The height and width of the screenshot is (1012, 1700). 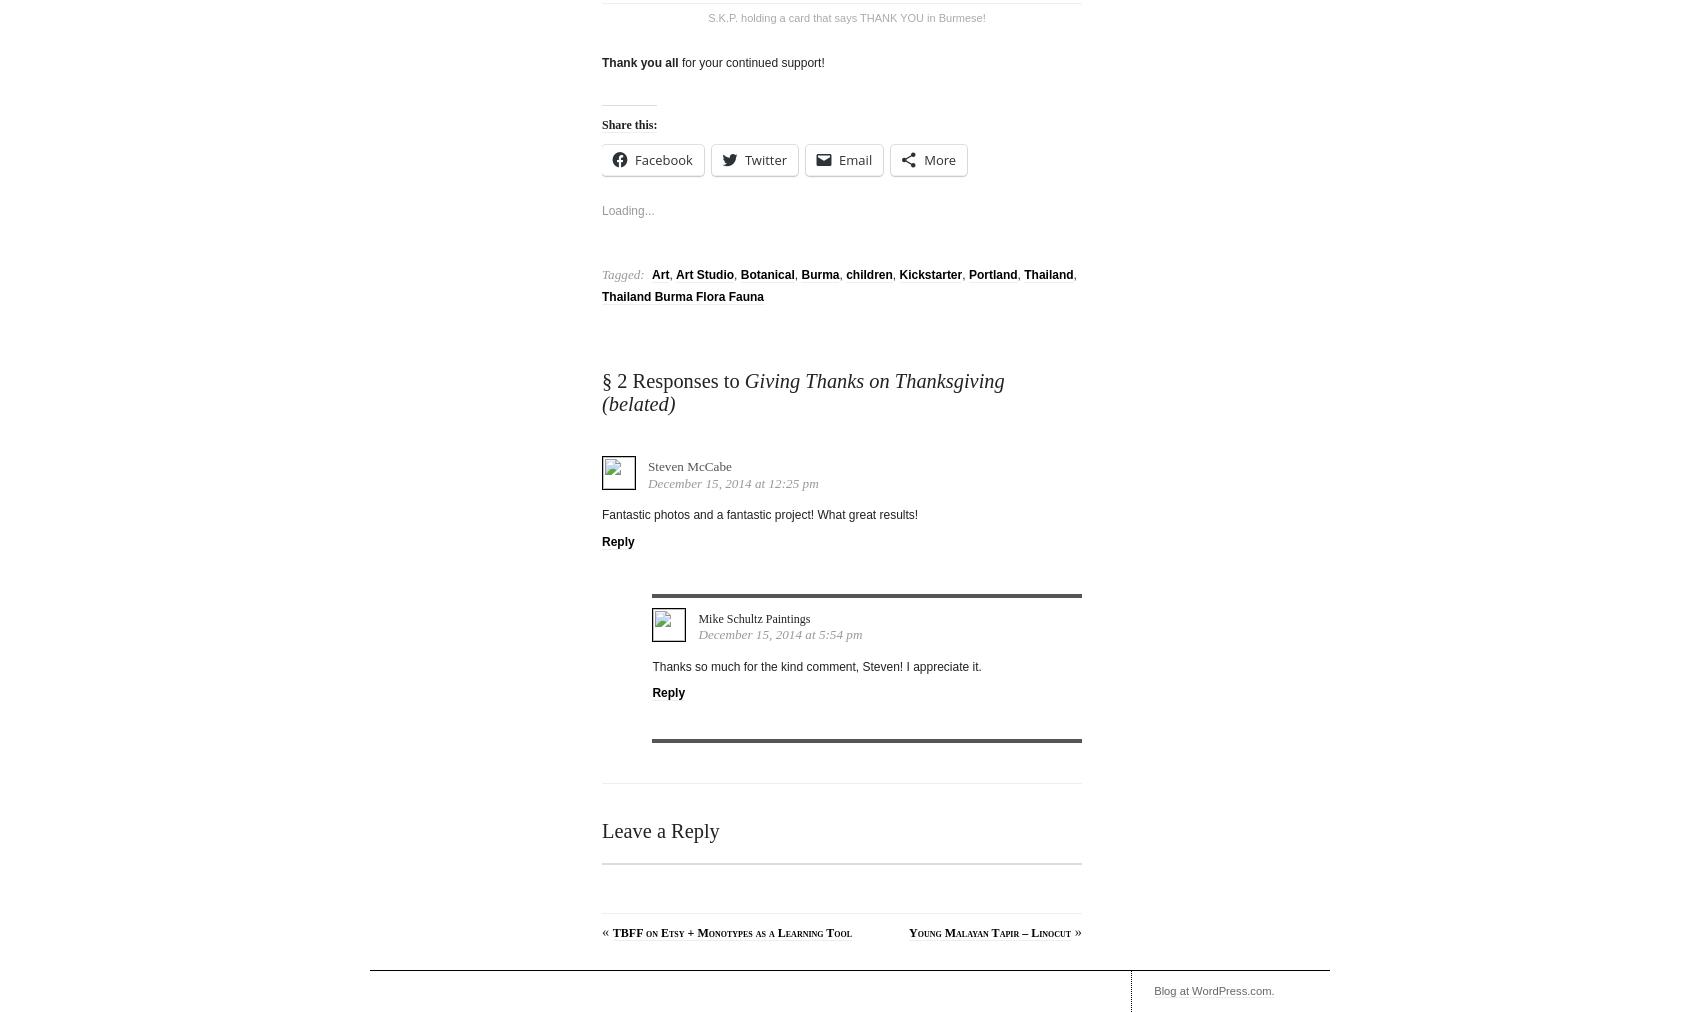 What do you see at coordinates (930, 267) in the screenshot?
I see `'Kickstarter'` at bounding box center [930, 267].